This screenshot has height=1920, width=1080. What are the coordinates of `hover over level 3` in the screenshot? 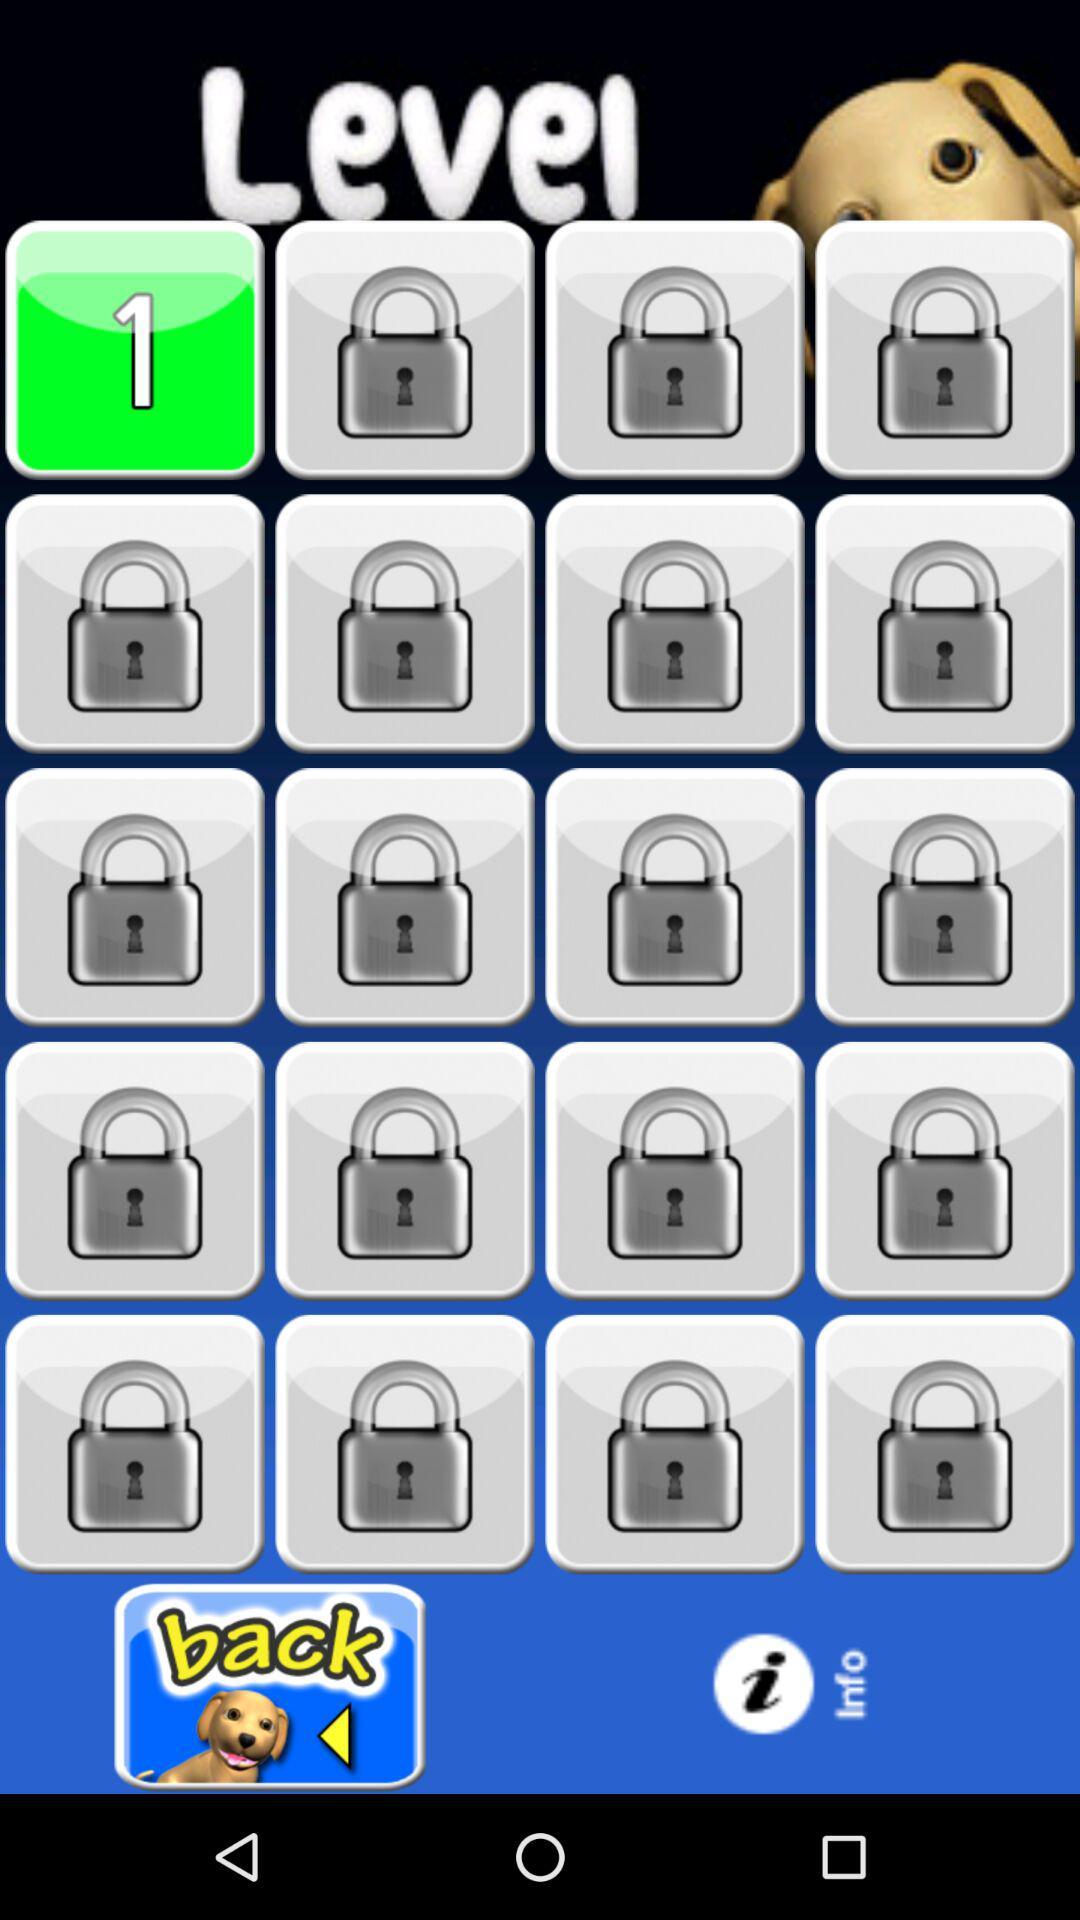 It's located at (675, 350).